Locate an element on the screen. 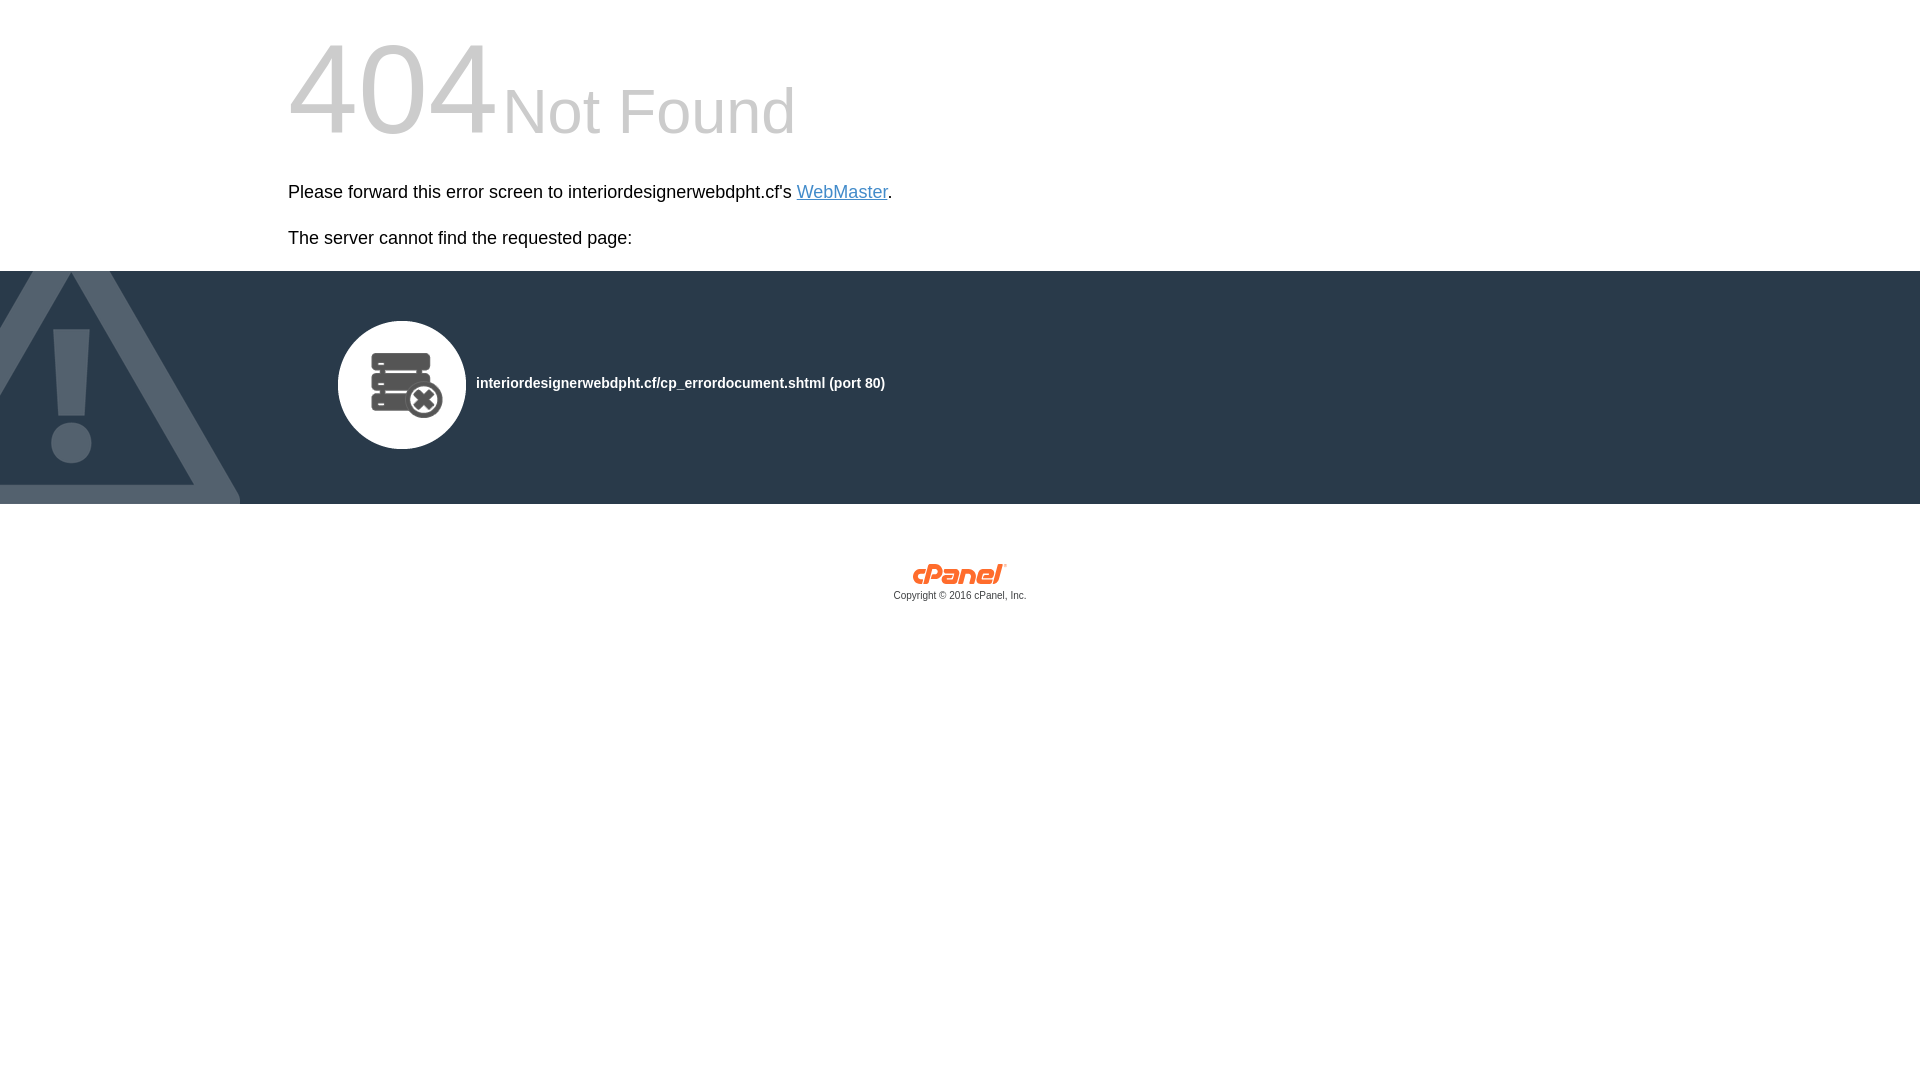 This screenshot has height=1080, width=1920. 'WebMaster' is located at coordinates (842, 192).